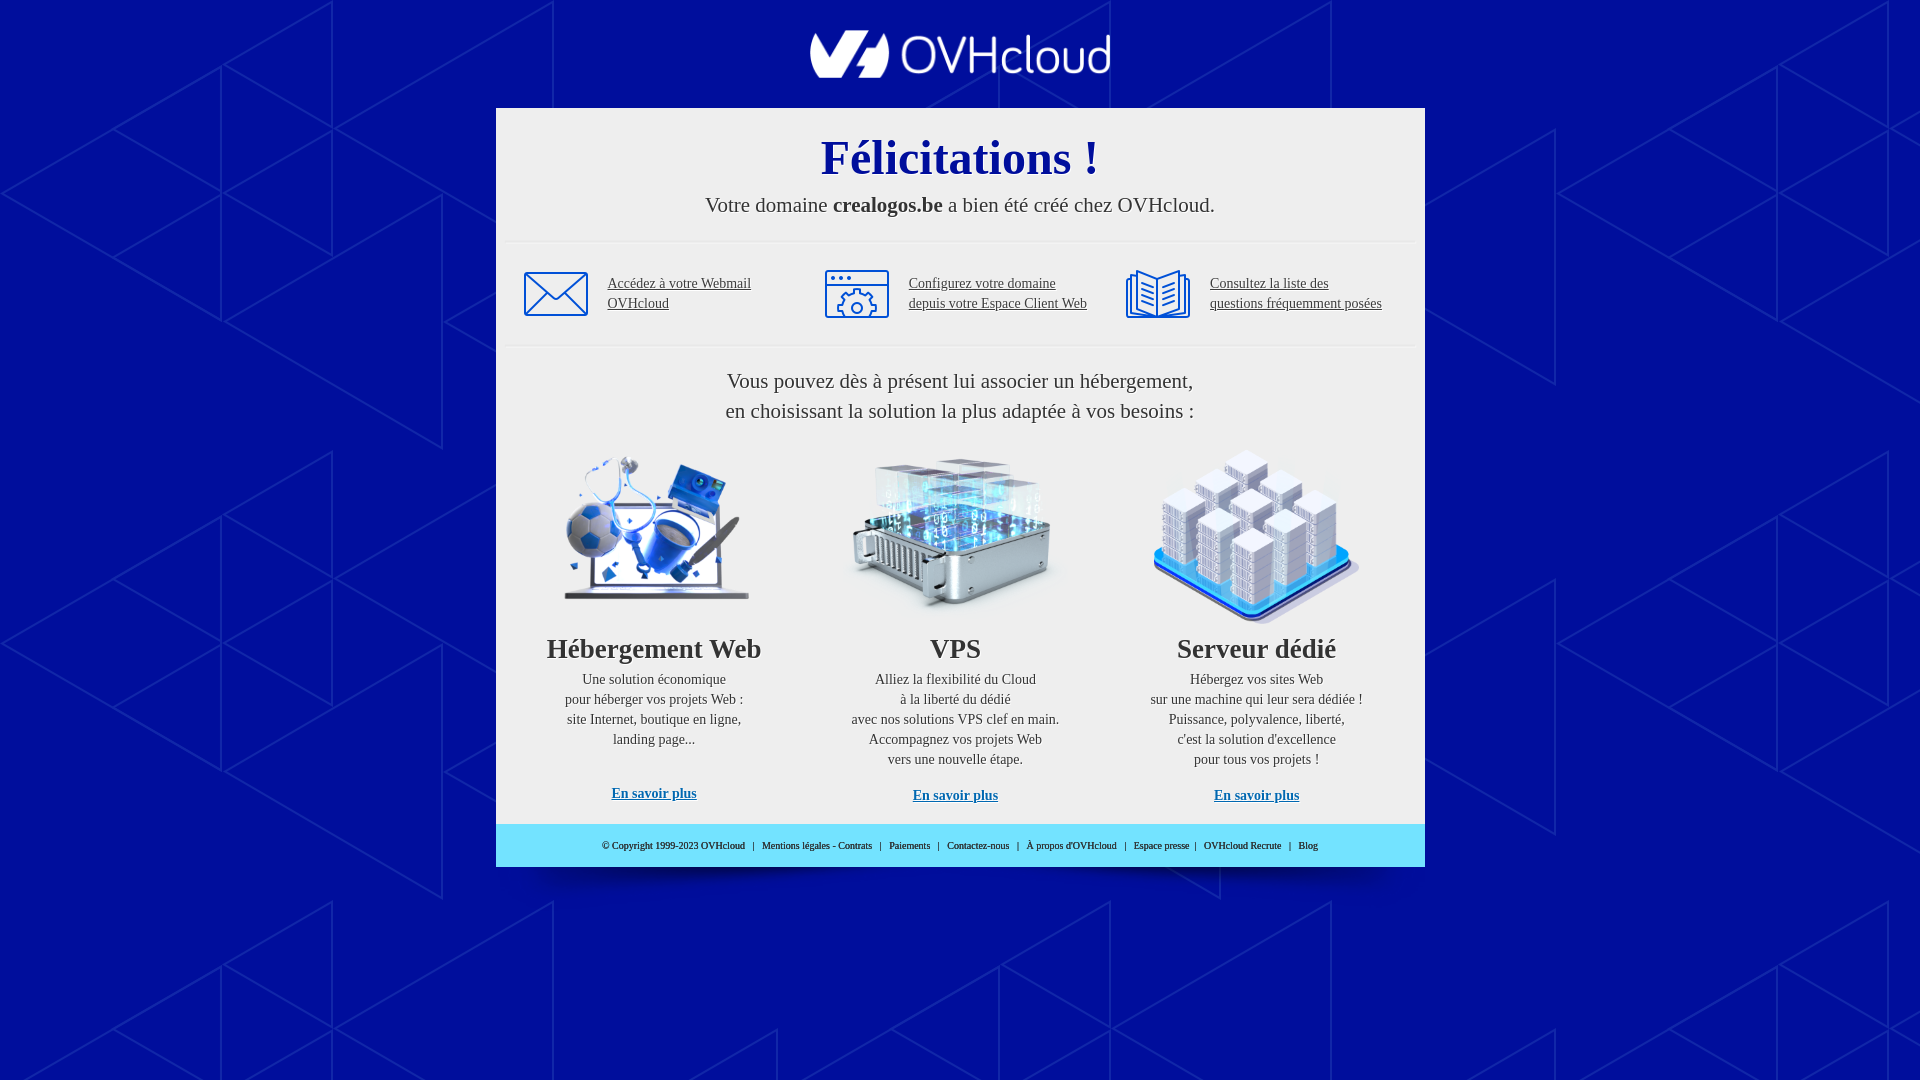 Image resolution: width=1920 pixels, height=1080 pixels. What do you see at coordinates (960, 71) in the screenshot?
I see `'OVHcloud'` at bounding box center [960, 71].